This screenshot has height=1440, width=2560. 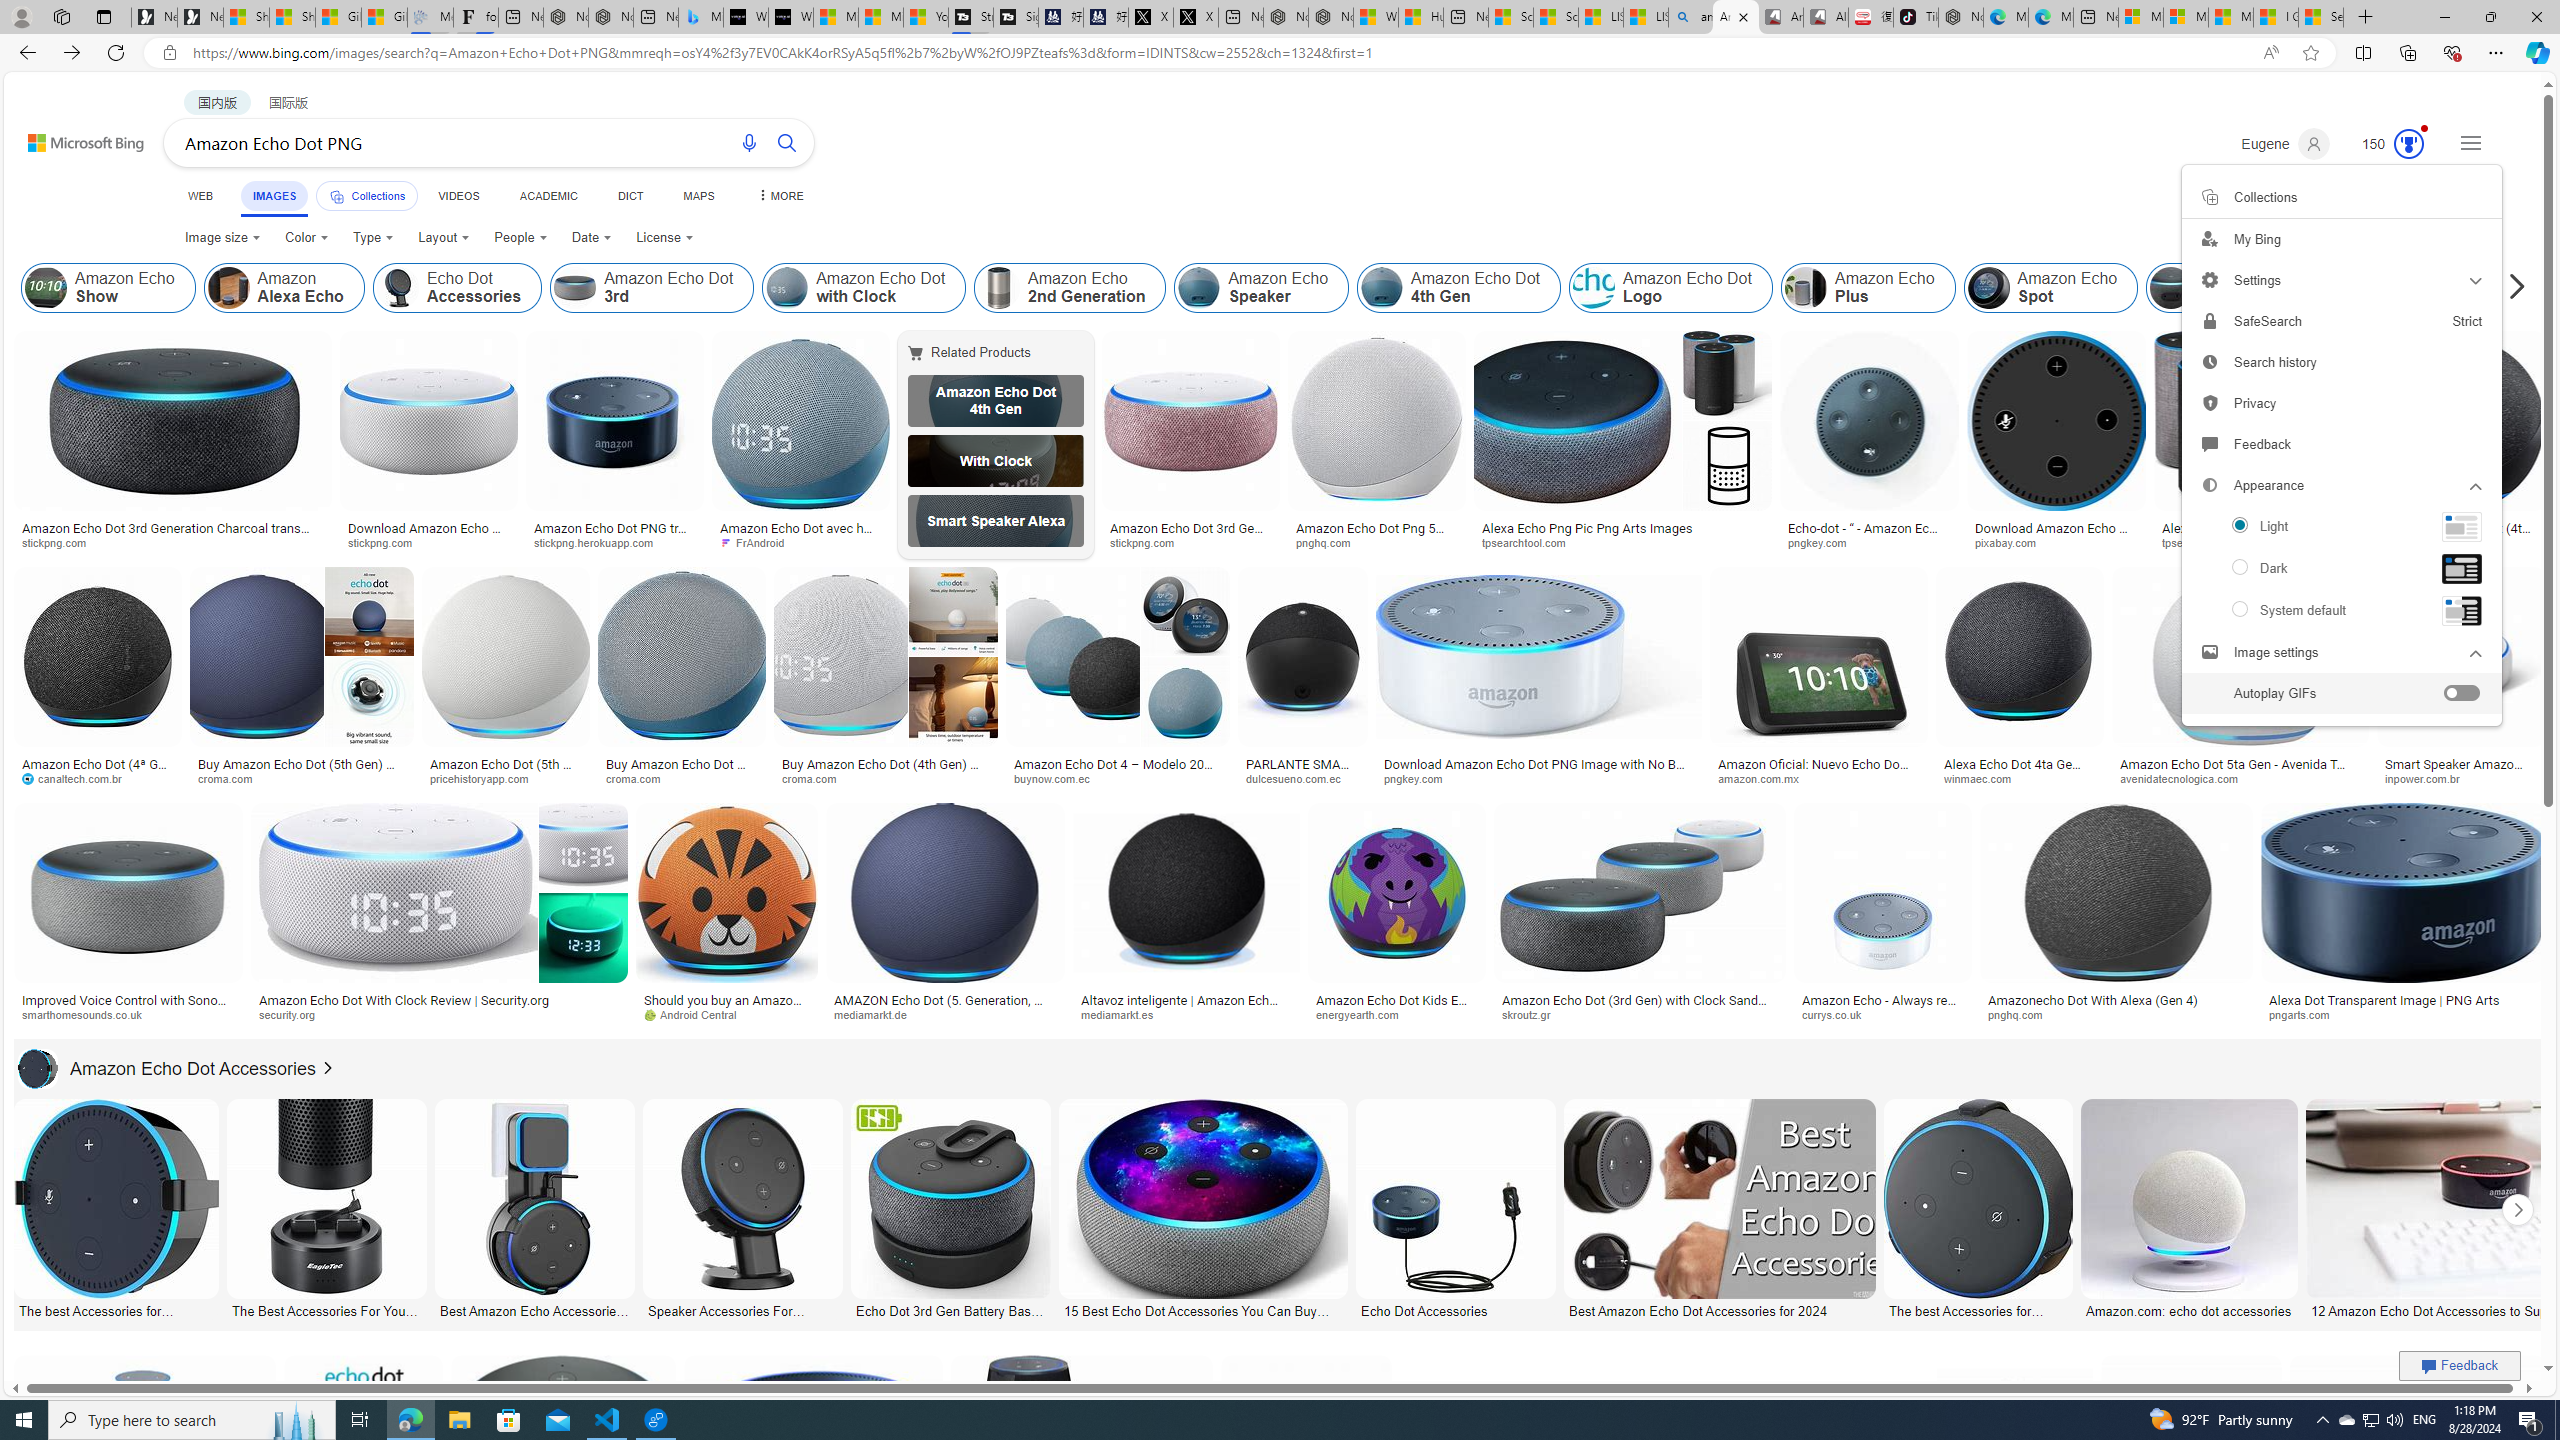 I want to click on 'ACADEMIC', so click(x=546, y=195).